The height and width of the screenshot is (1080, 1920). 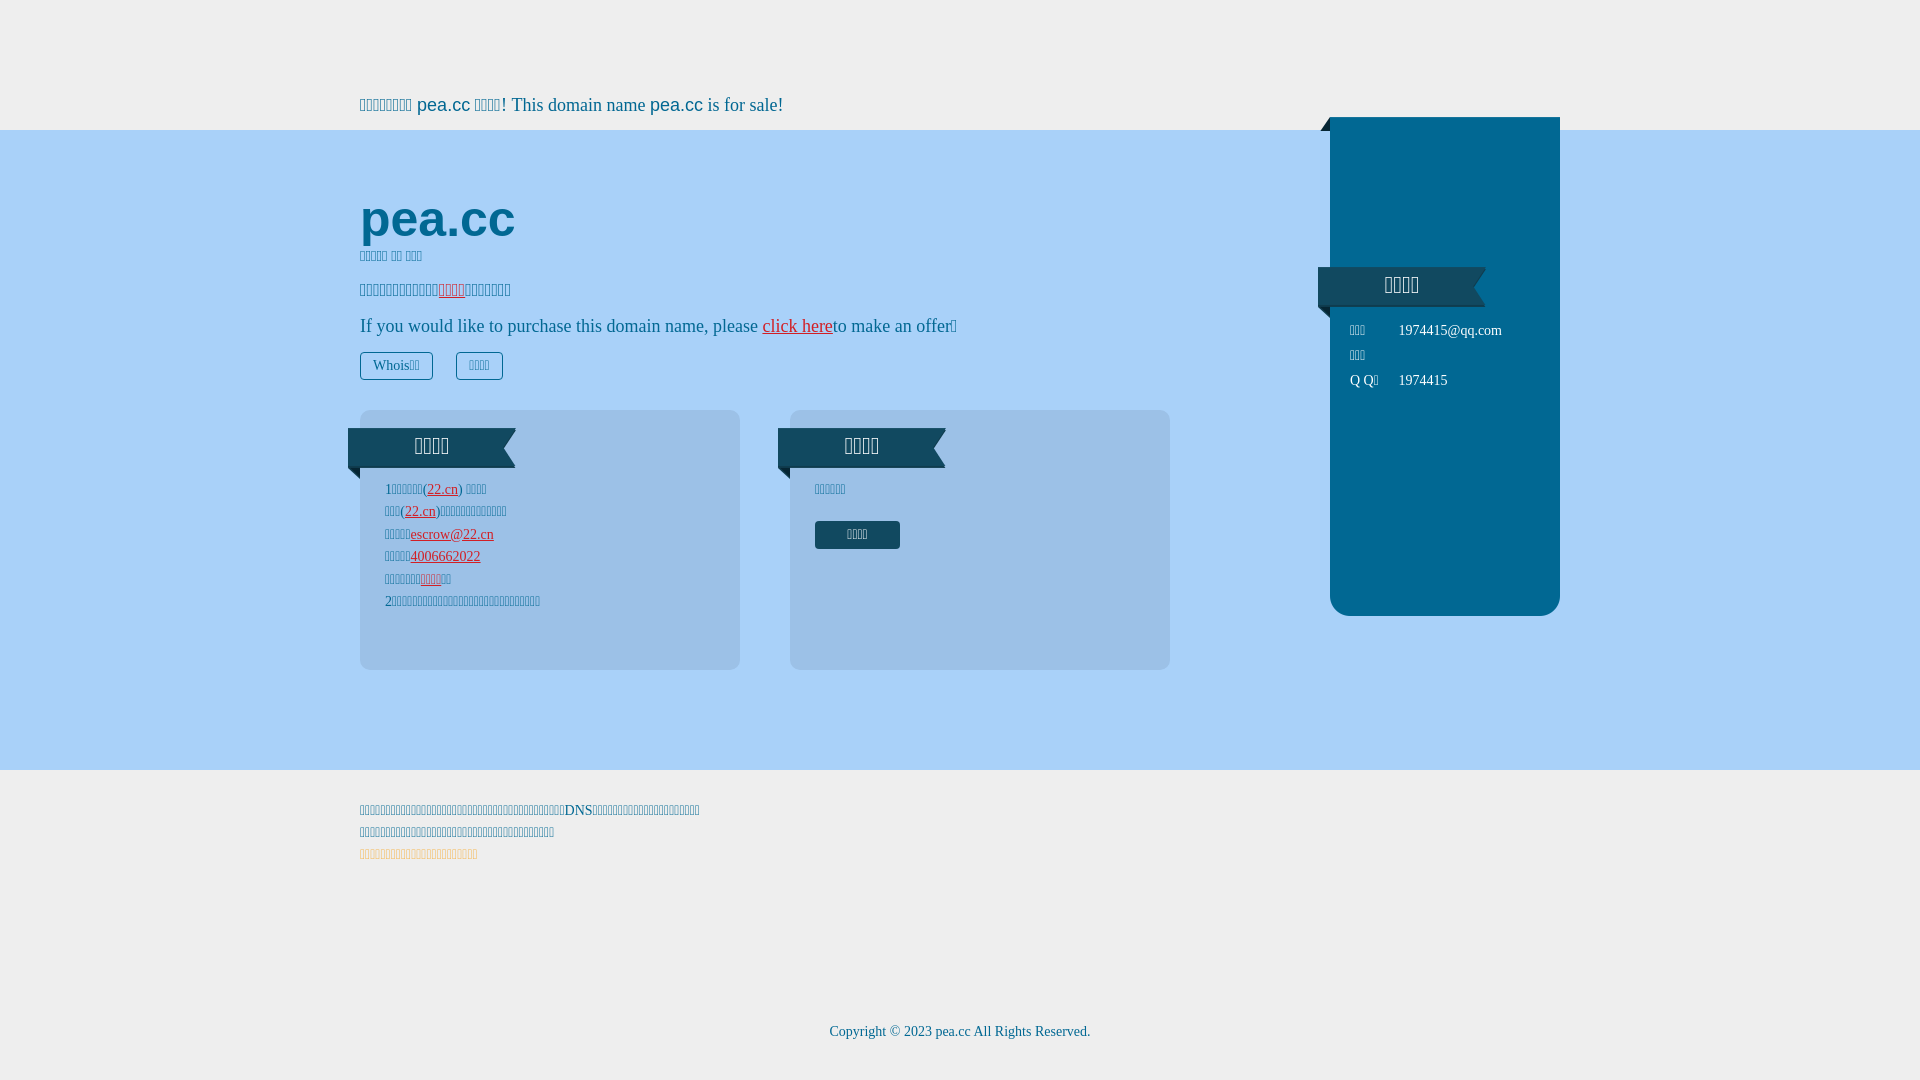 I want to click on 'escrow@22.cn', so click(x=410, y=533).